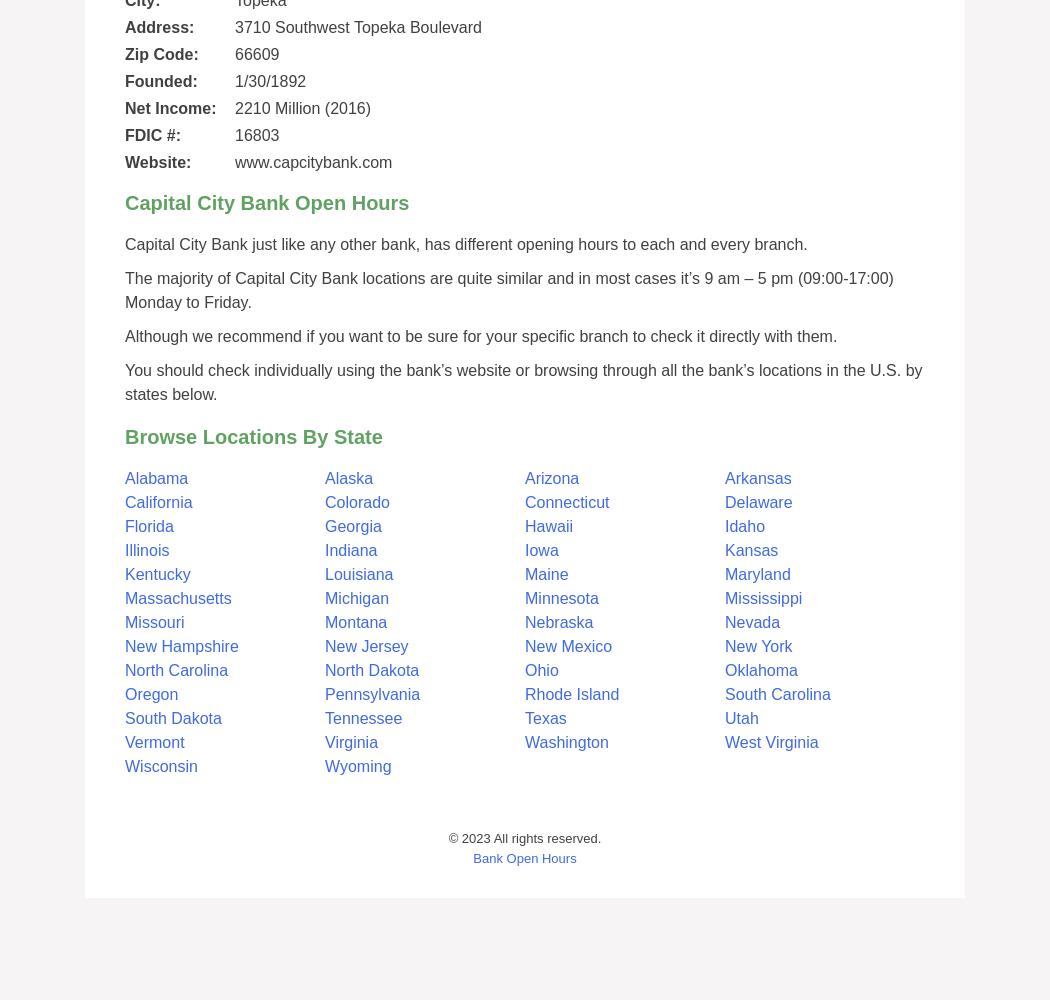  Describe the element at coordinates (177, 597) in the screenshot. I see `'Massachusetts'` at that location.